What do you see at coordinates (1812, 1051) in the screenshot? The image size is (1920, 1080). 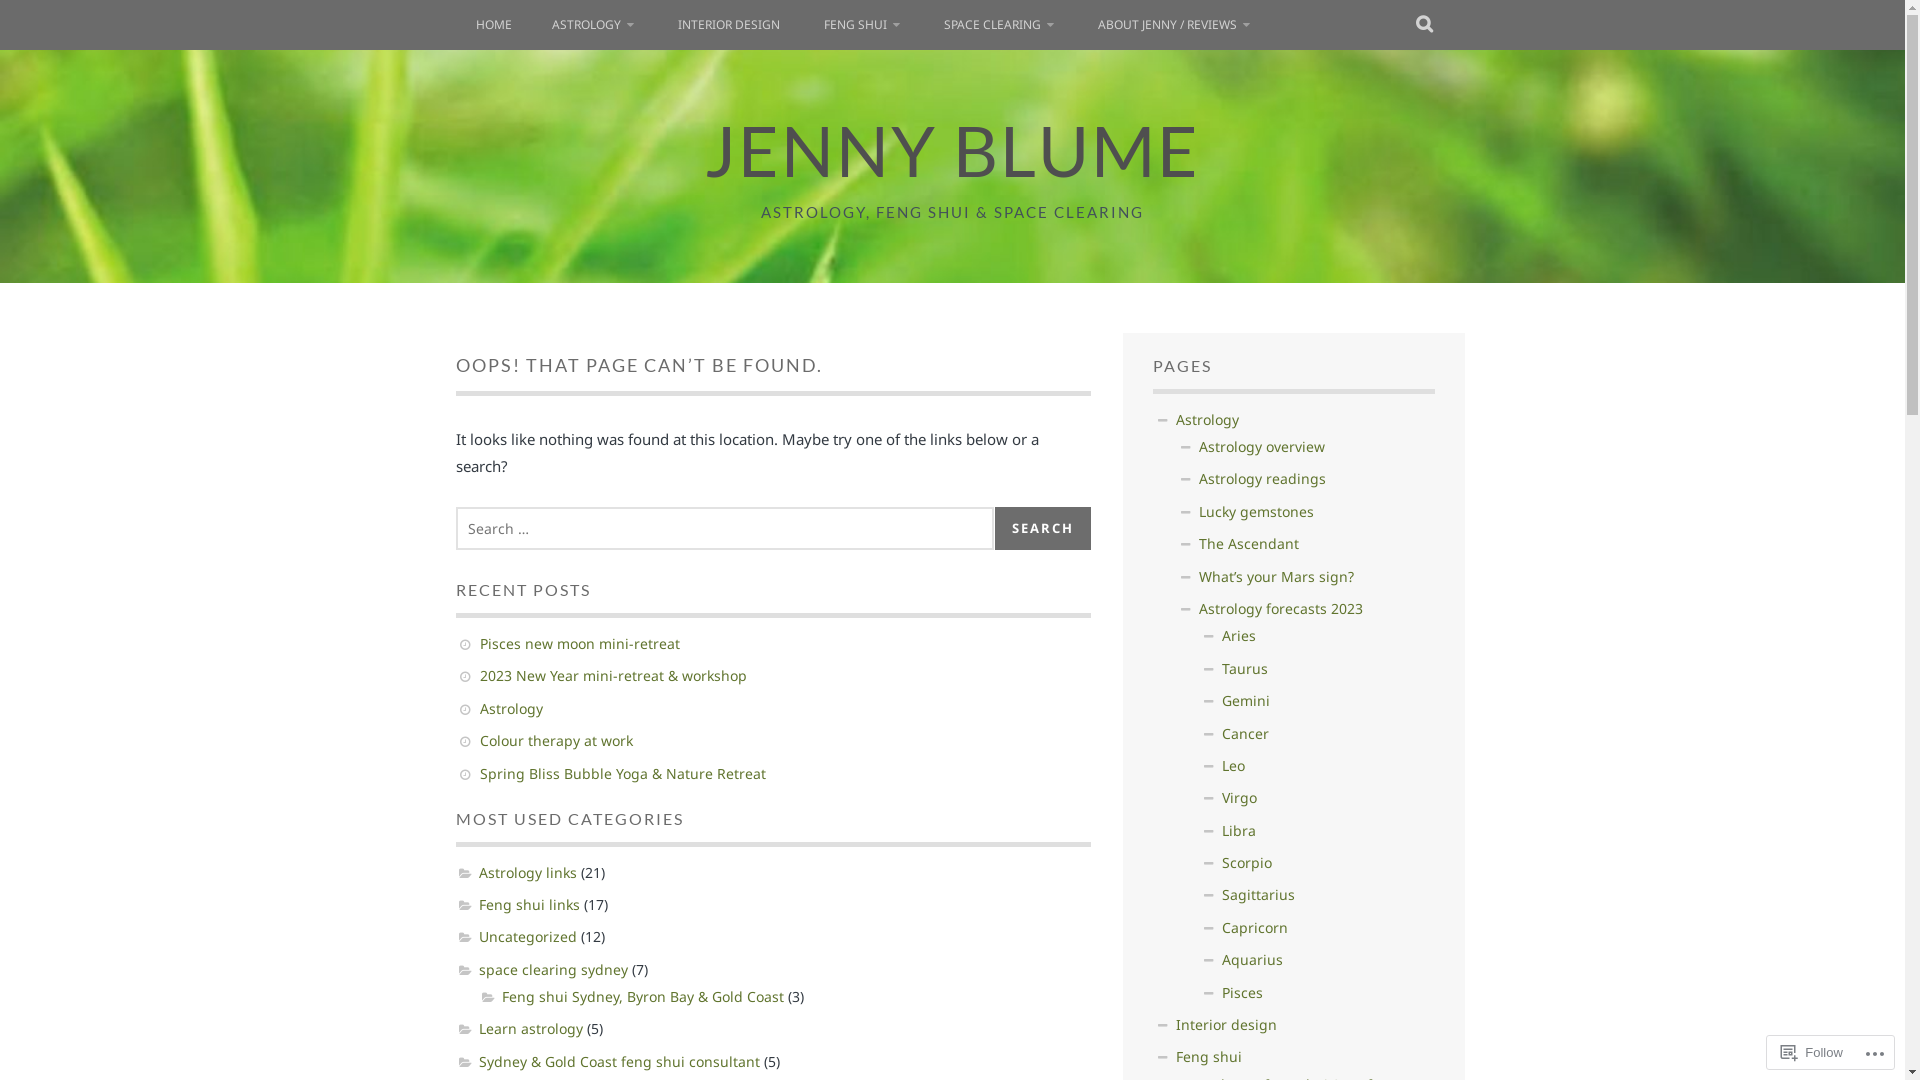 I see `'Follow'` at bounding box center [1812, 1051].